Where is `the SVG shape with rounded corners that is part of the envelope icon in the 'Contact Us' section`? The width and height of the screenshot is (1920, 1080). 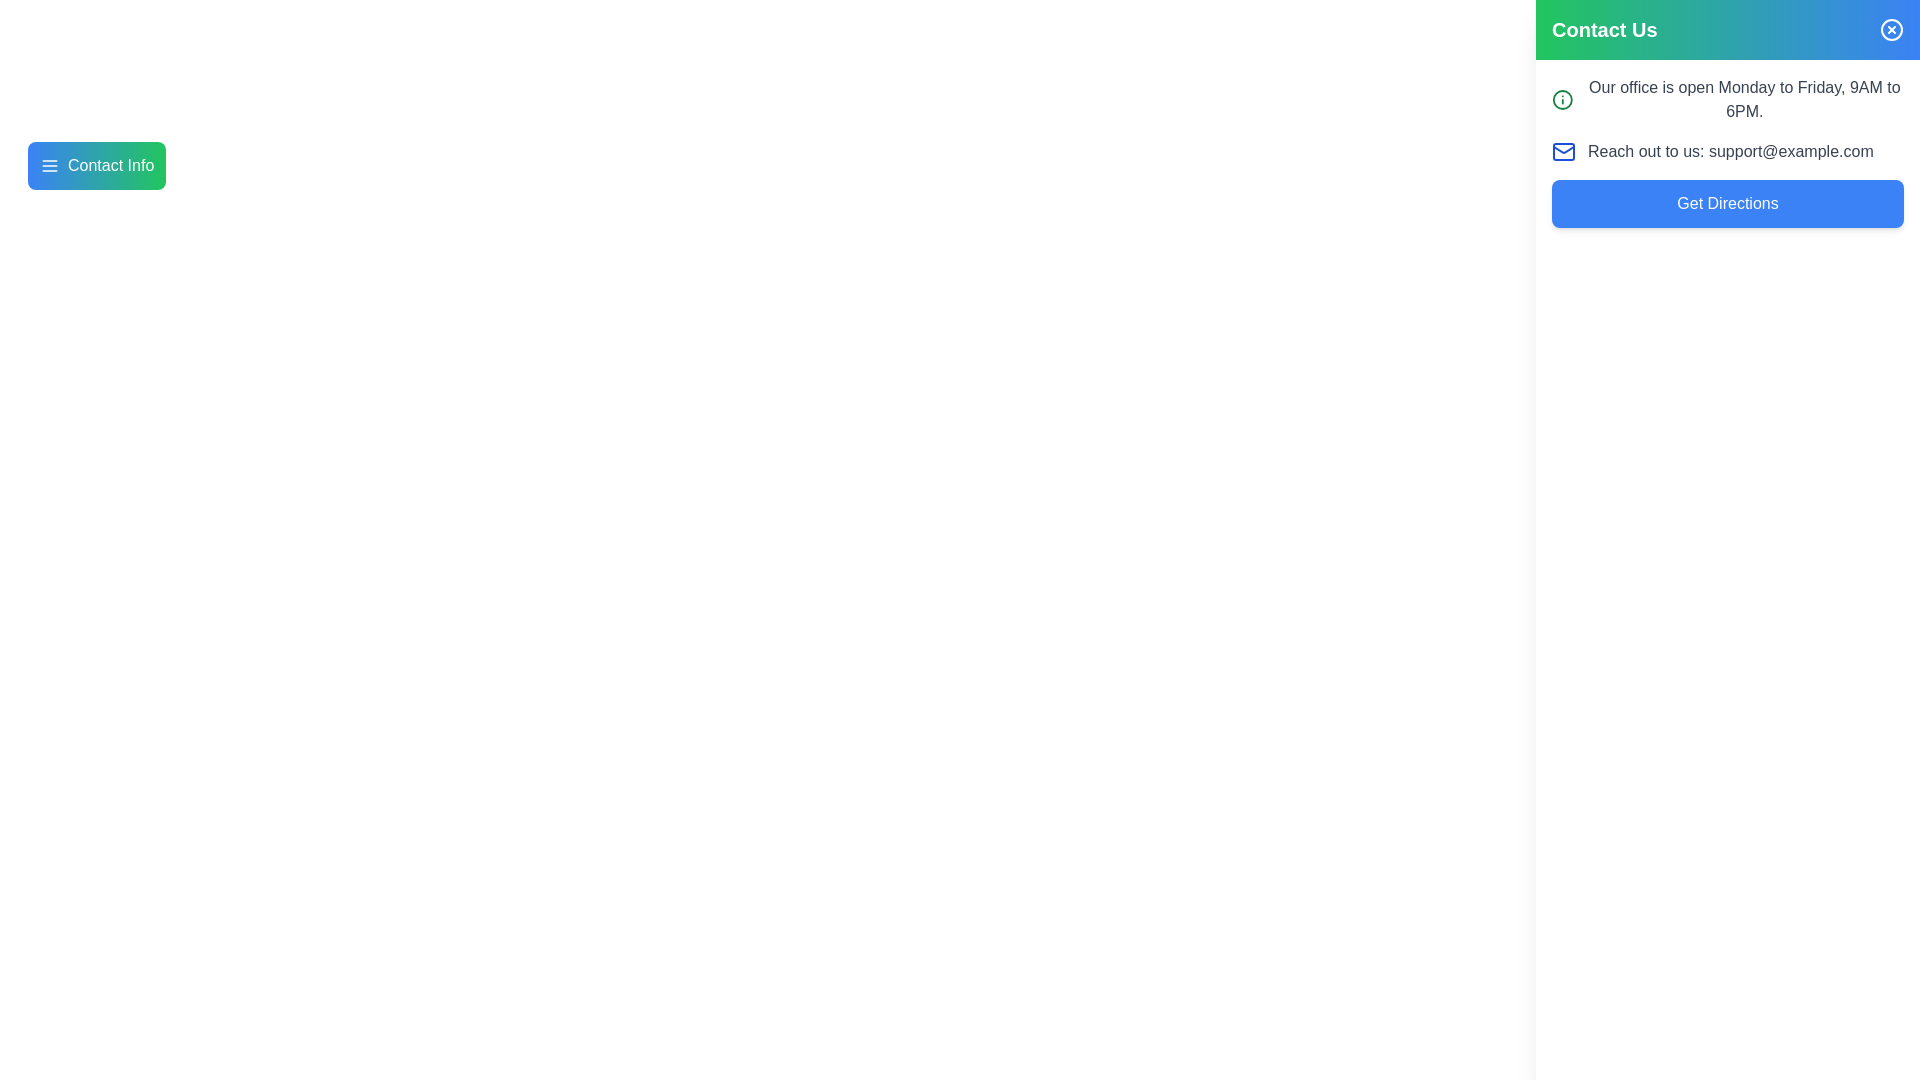 the SVG shape with rounded corners that is part of the envelope icon in the 'Contact Us' section is located at coordinates (1563, 150).